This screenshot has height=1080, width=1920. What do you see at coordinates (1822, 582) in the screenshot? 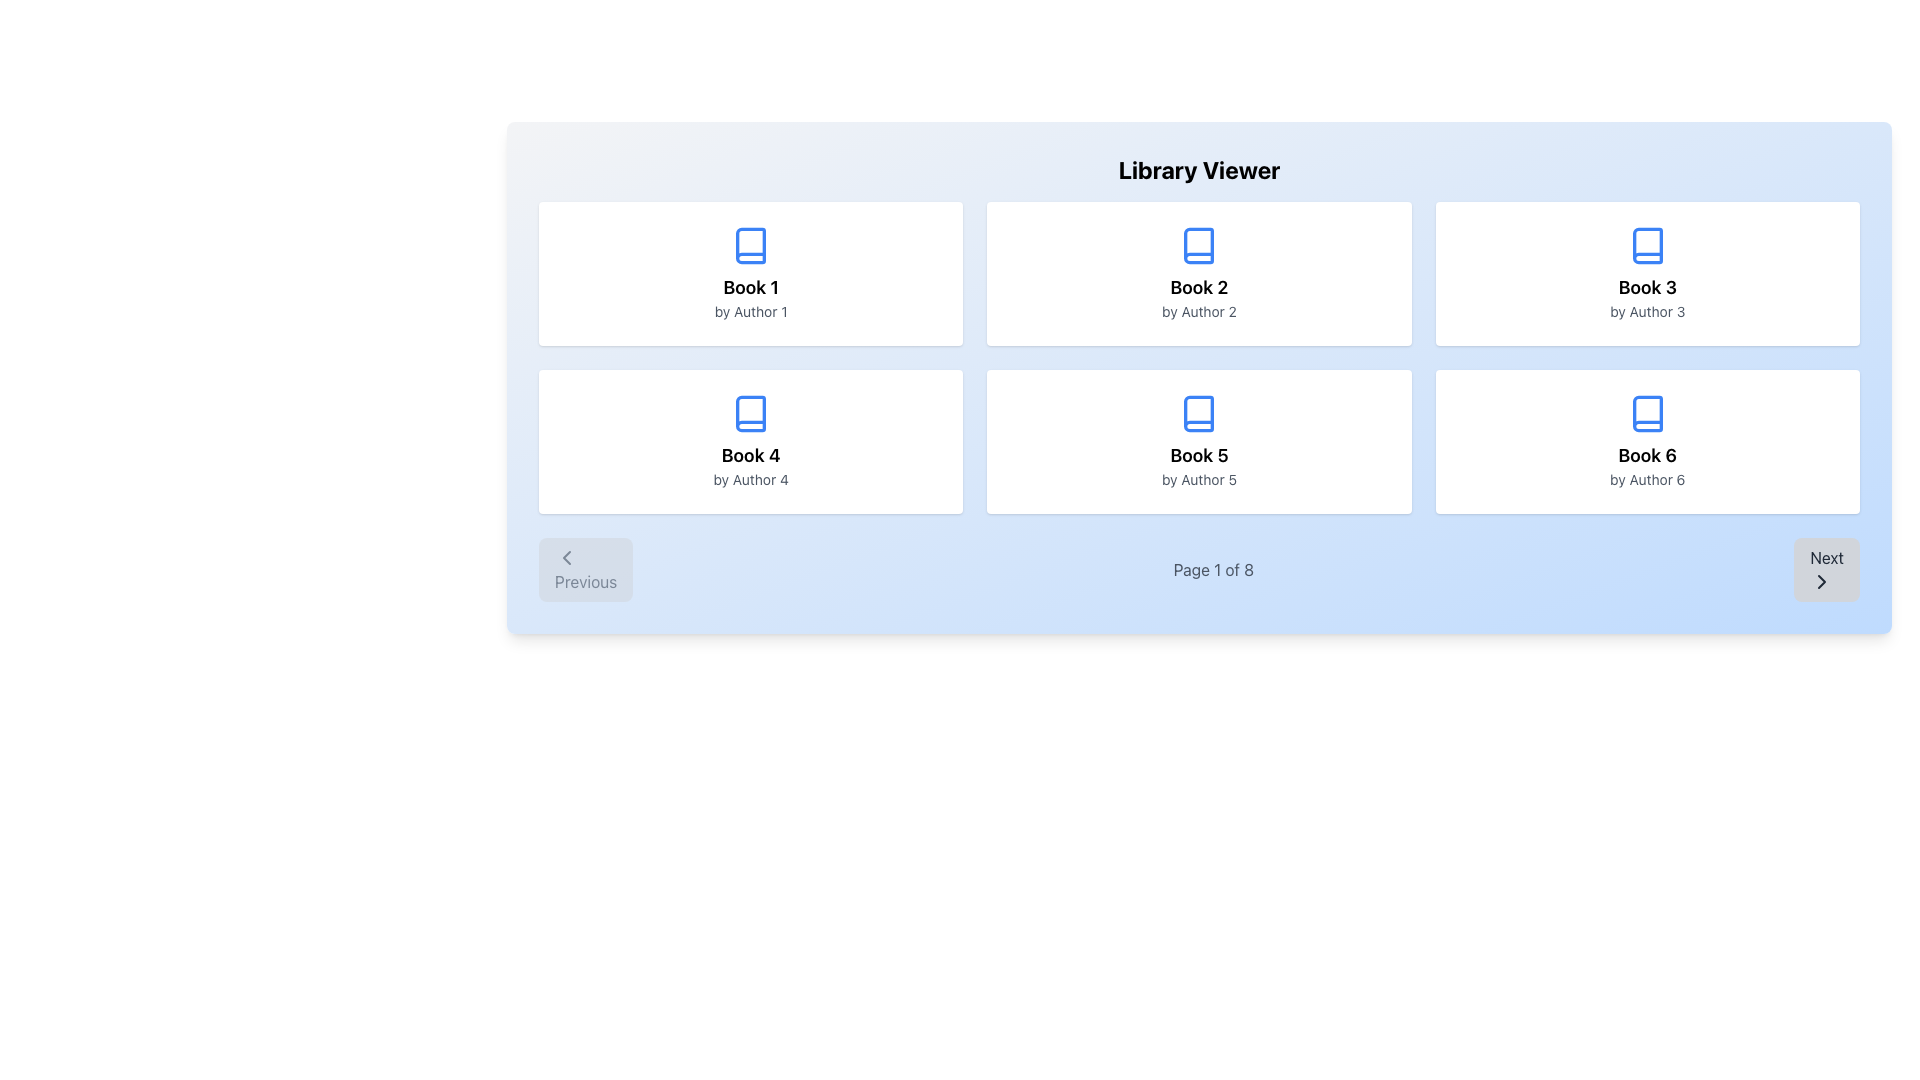
I see `the 'Next' button icon, which symbolizes the navigation action to advance to another page or view, located at the bottom-right corner of the interface` at bounding box center [1822, 582].